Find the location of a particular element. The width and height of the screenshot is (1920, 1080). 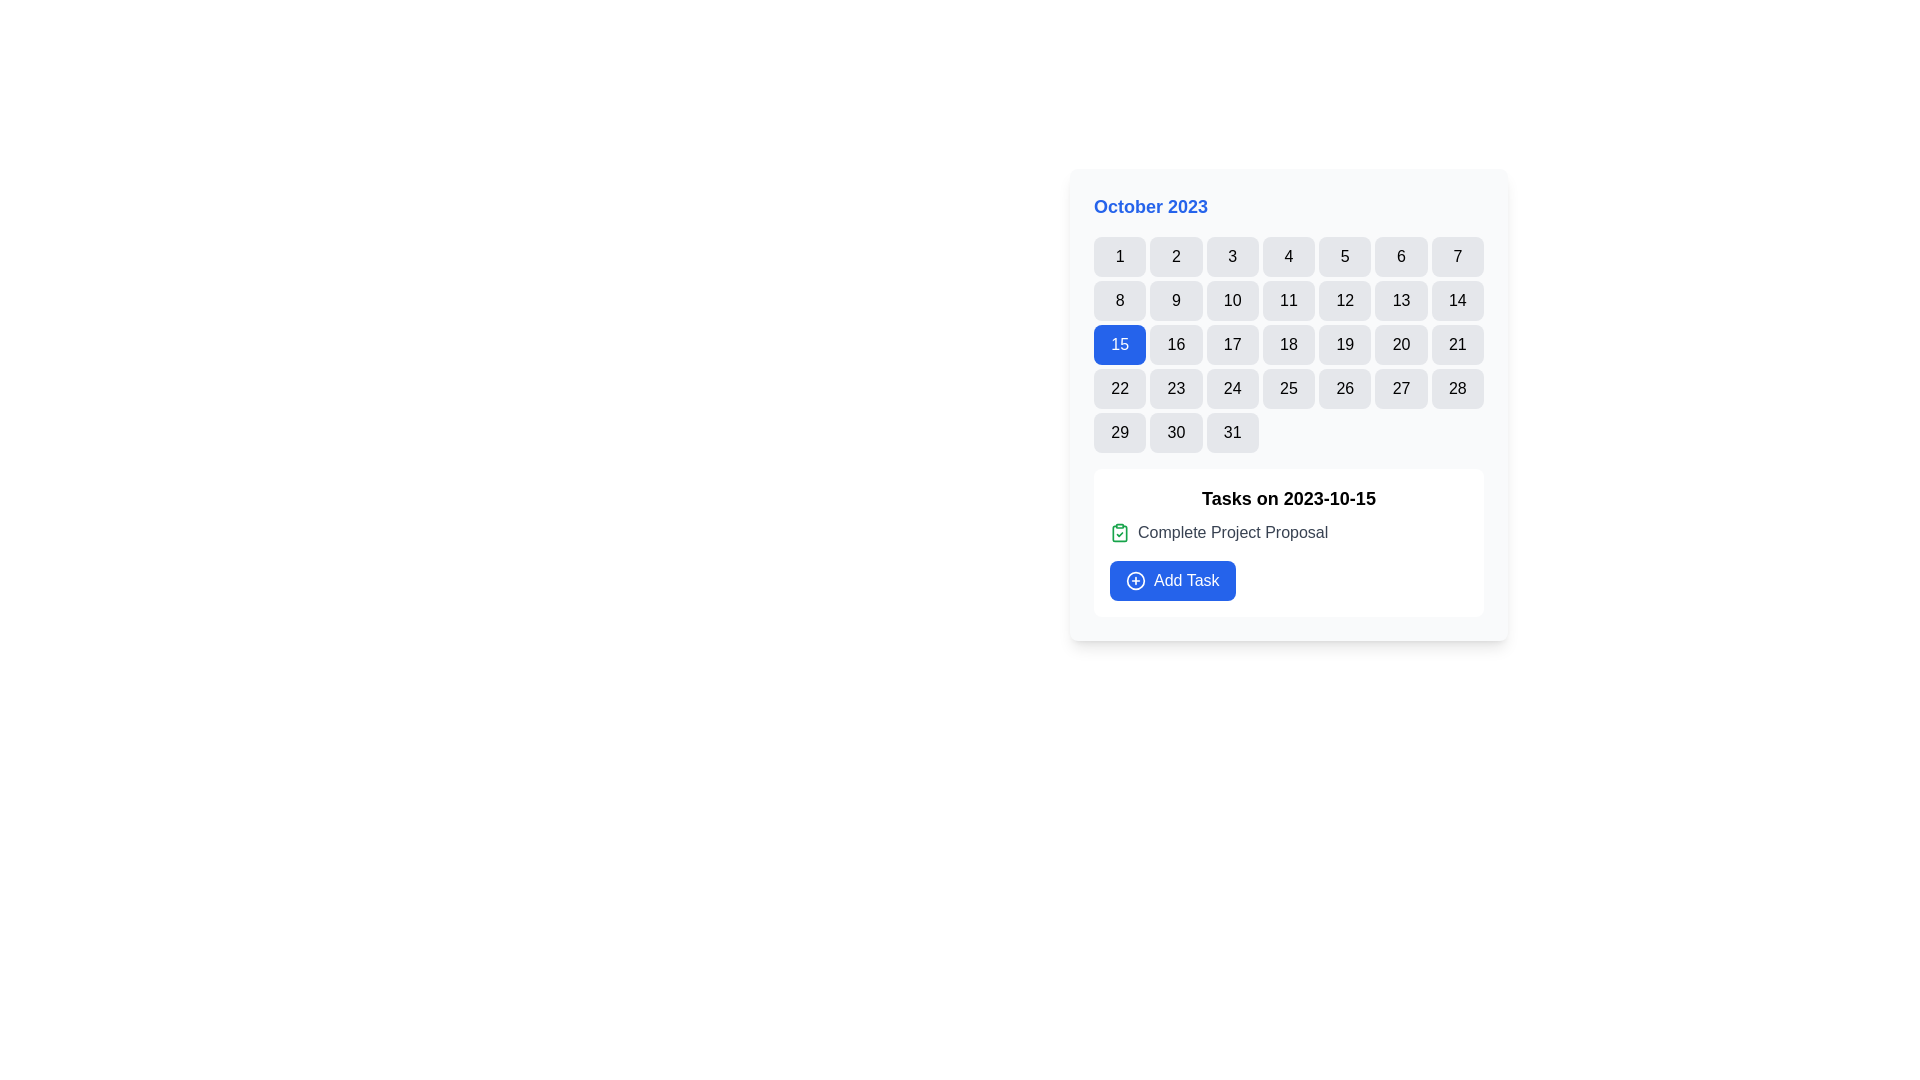

the button representing the date '19' in the calendar interface is located at coordinates (1345, 343).